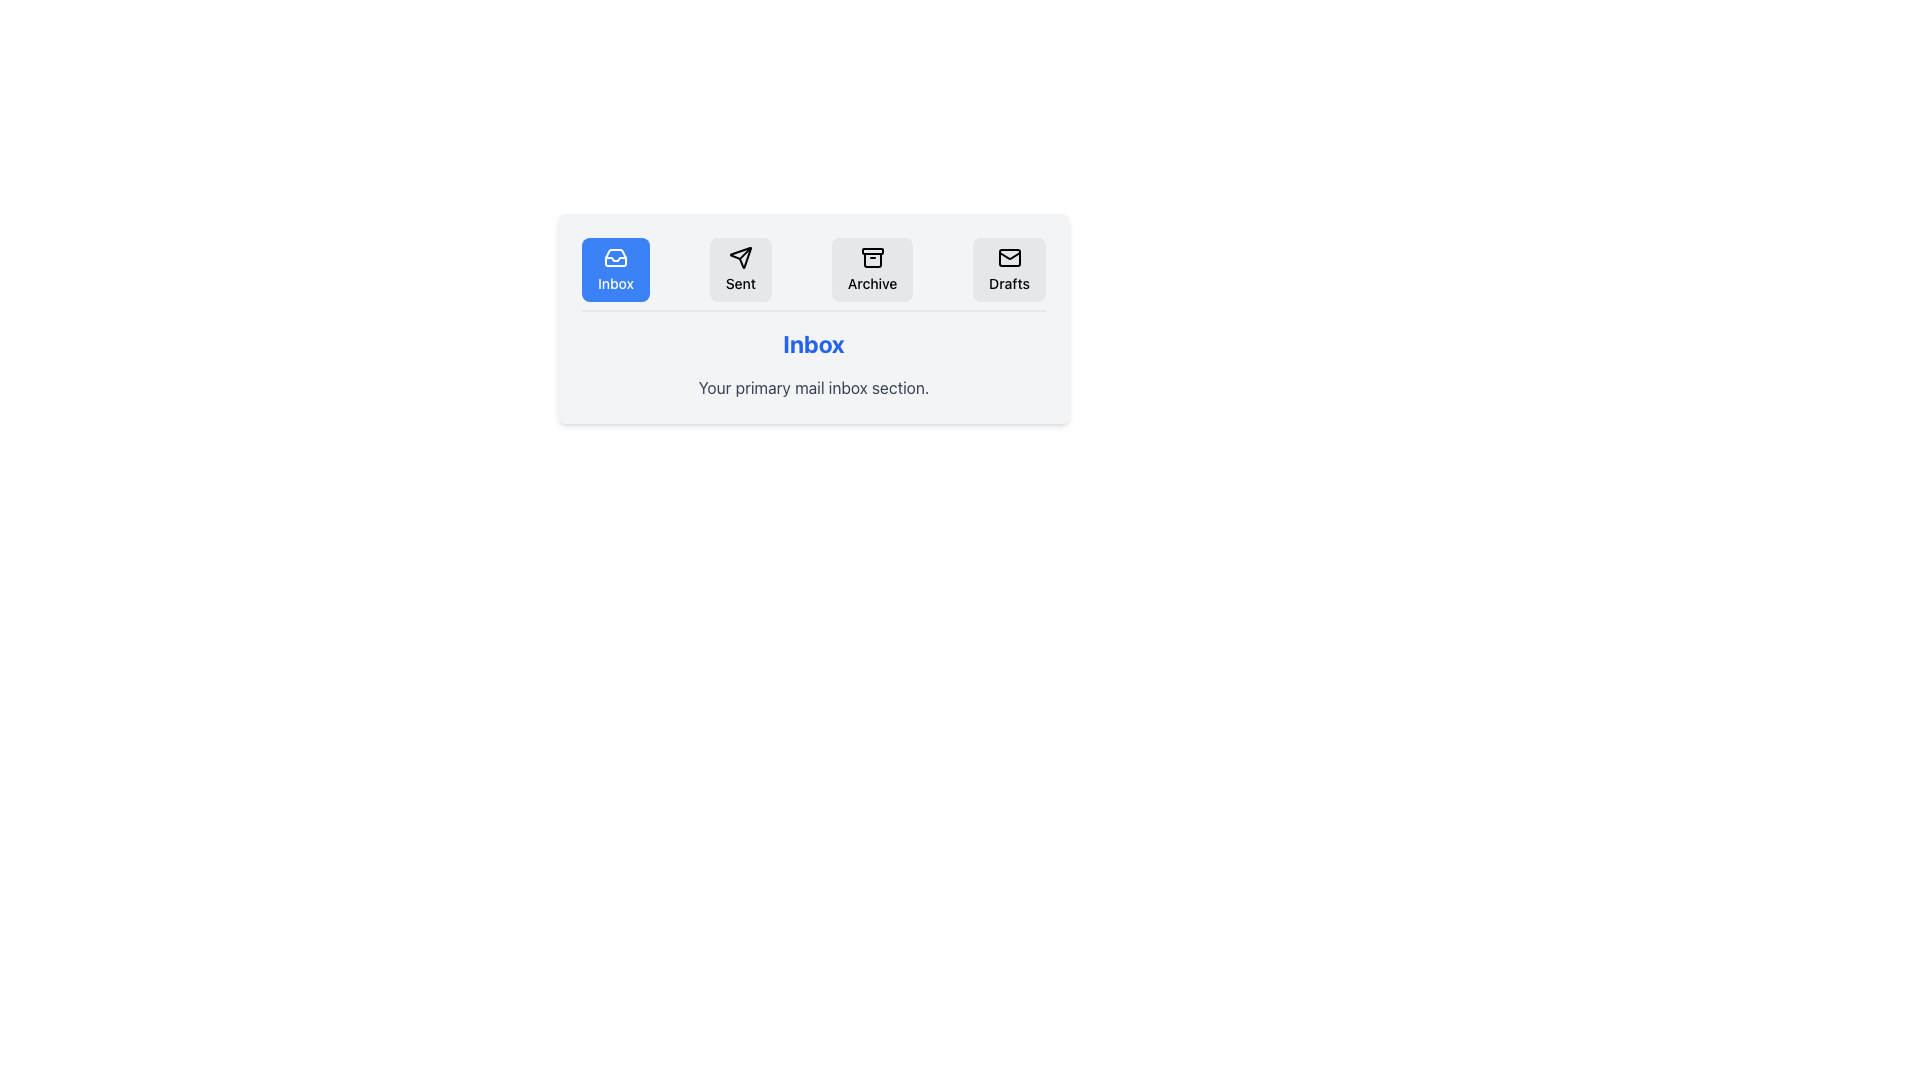 The height and width of the screenshot is (1080, 1920). I want to click on the archive icon, which is a box-shaped icon with a bold outline located above the 'Archive' text in the header section, so click(872, 257).